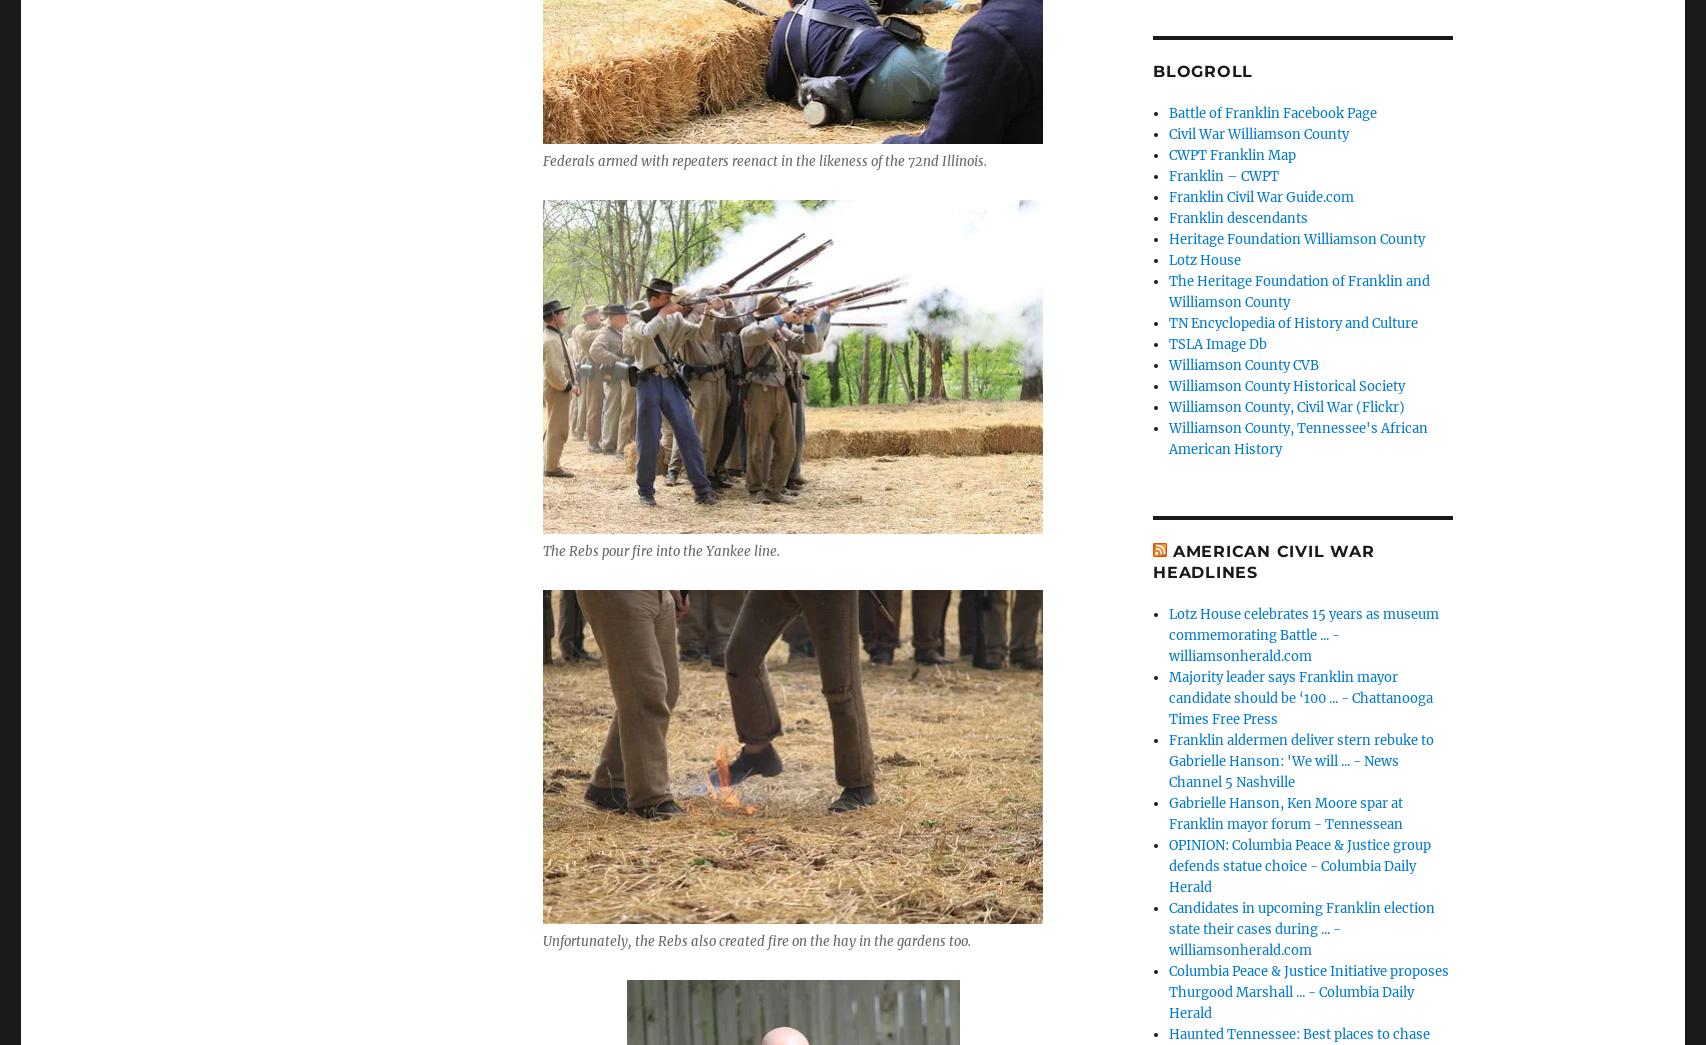  What do you see at coordinates (1244, 363) in the screenshot?
I see `'Williamson County CVB'` at bounding box center [1244, 363].